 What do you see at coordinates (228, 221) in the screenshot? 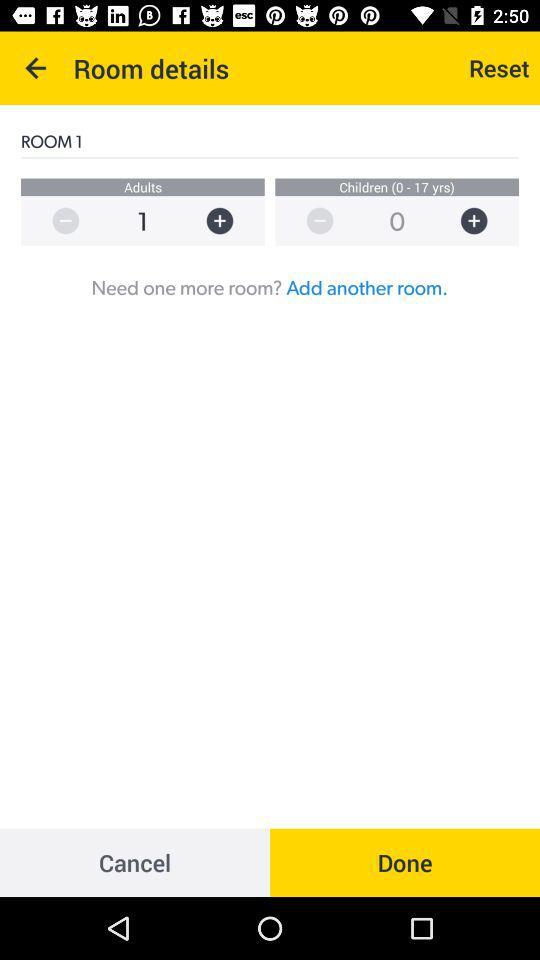
I see `adult` at bounding box center [228, 221].